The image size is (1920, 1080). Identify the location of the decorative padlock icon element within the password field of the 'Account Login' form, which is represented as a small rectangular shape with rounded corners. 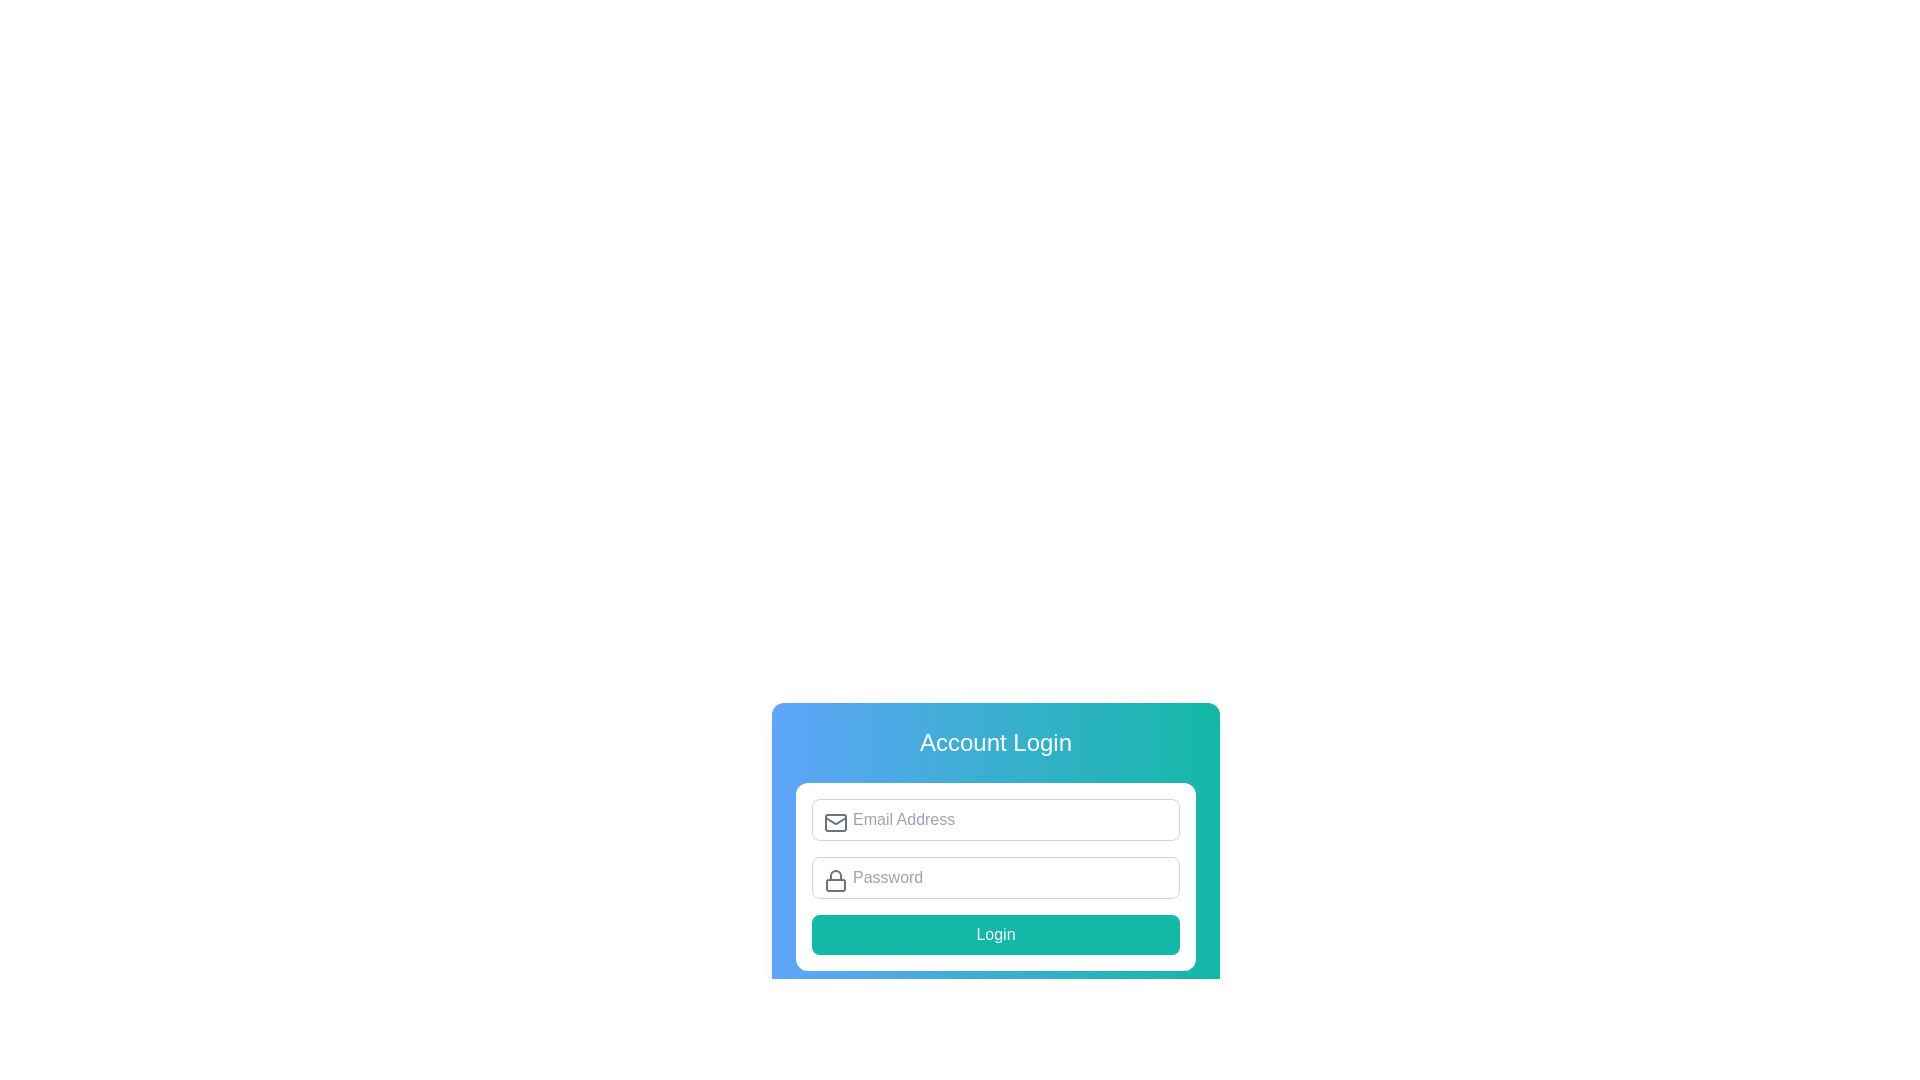
(835, 883).